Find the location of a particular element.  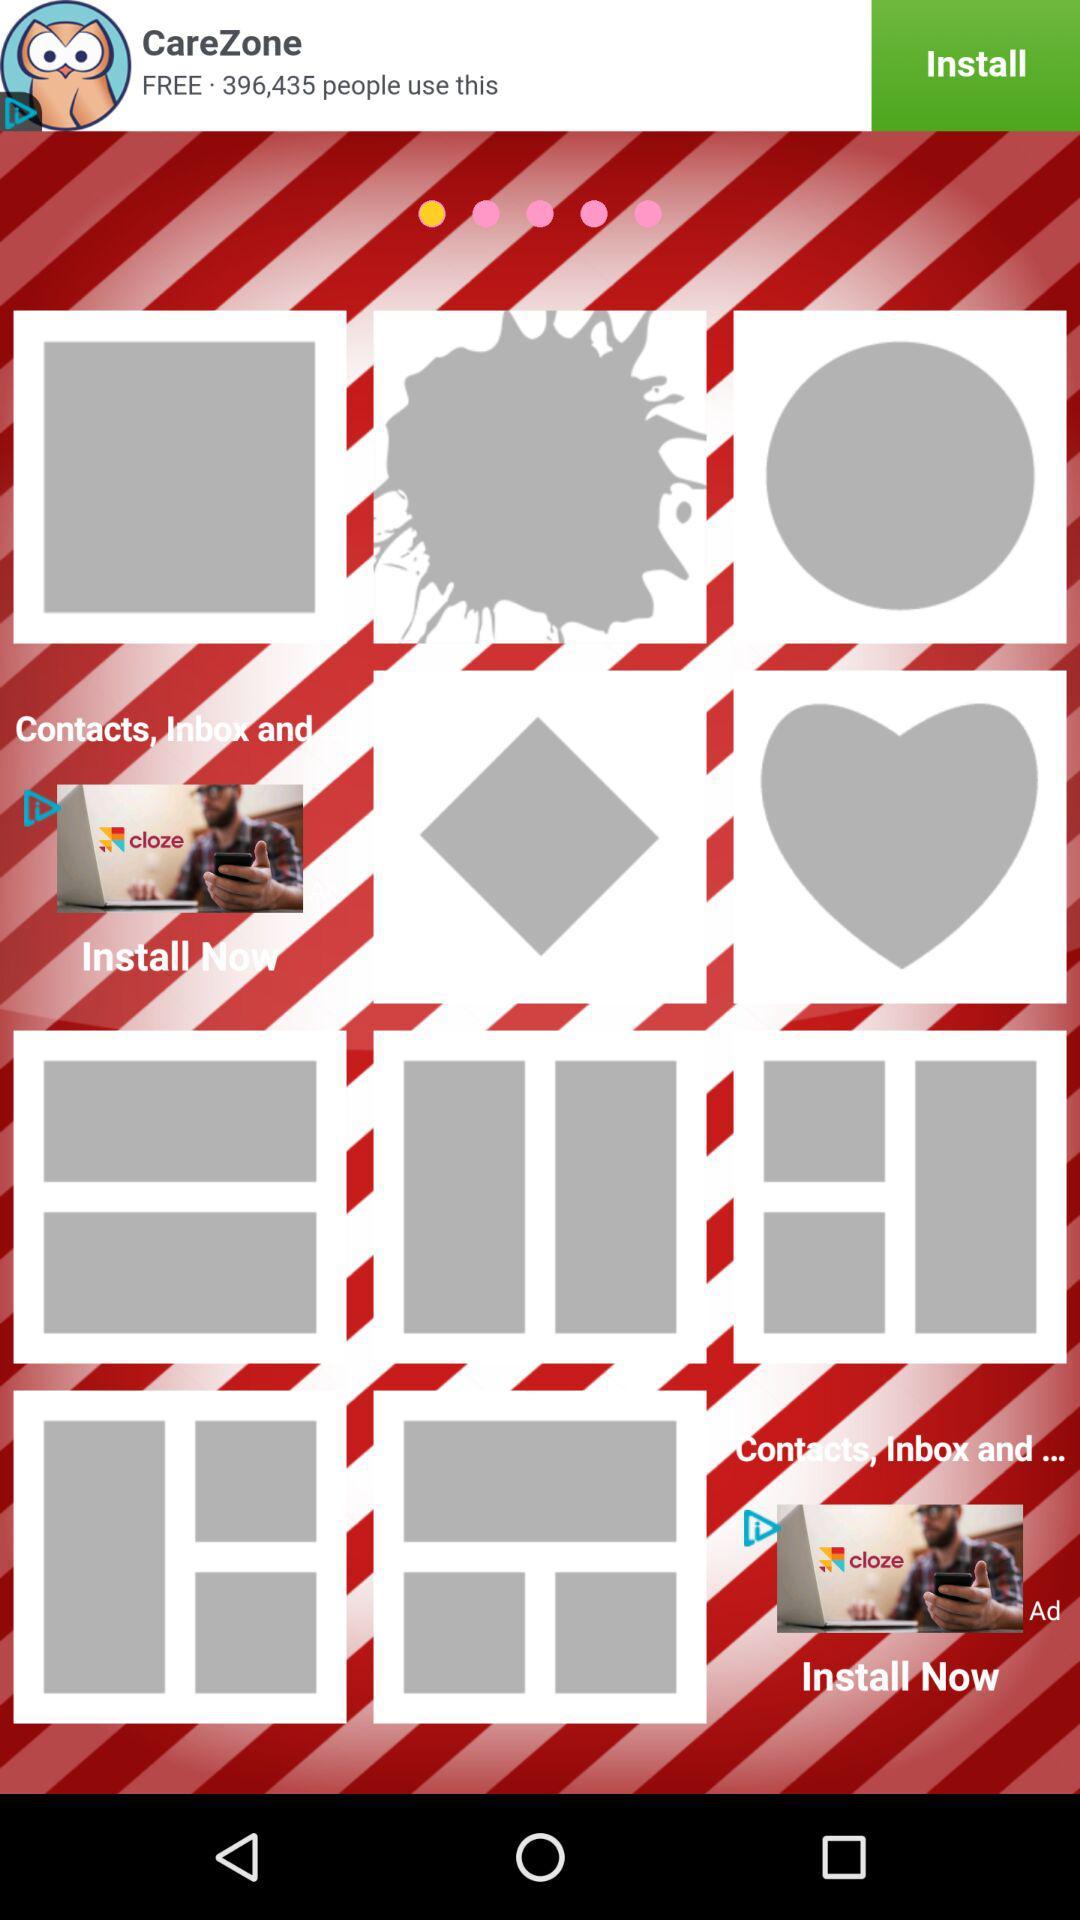

2 column collage is located at coordinates (540, 1196).